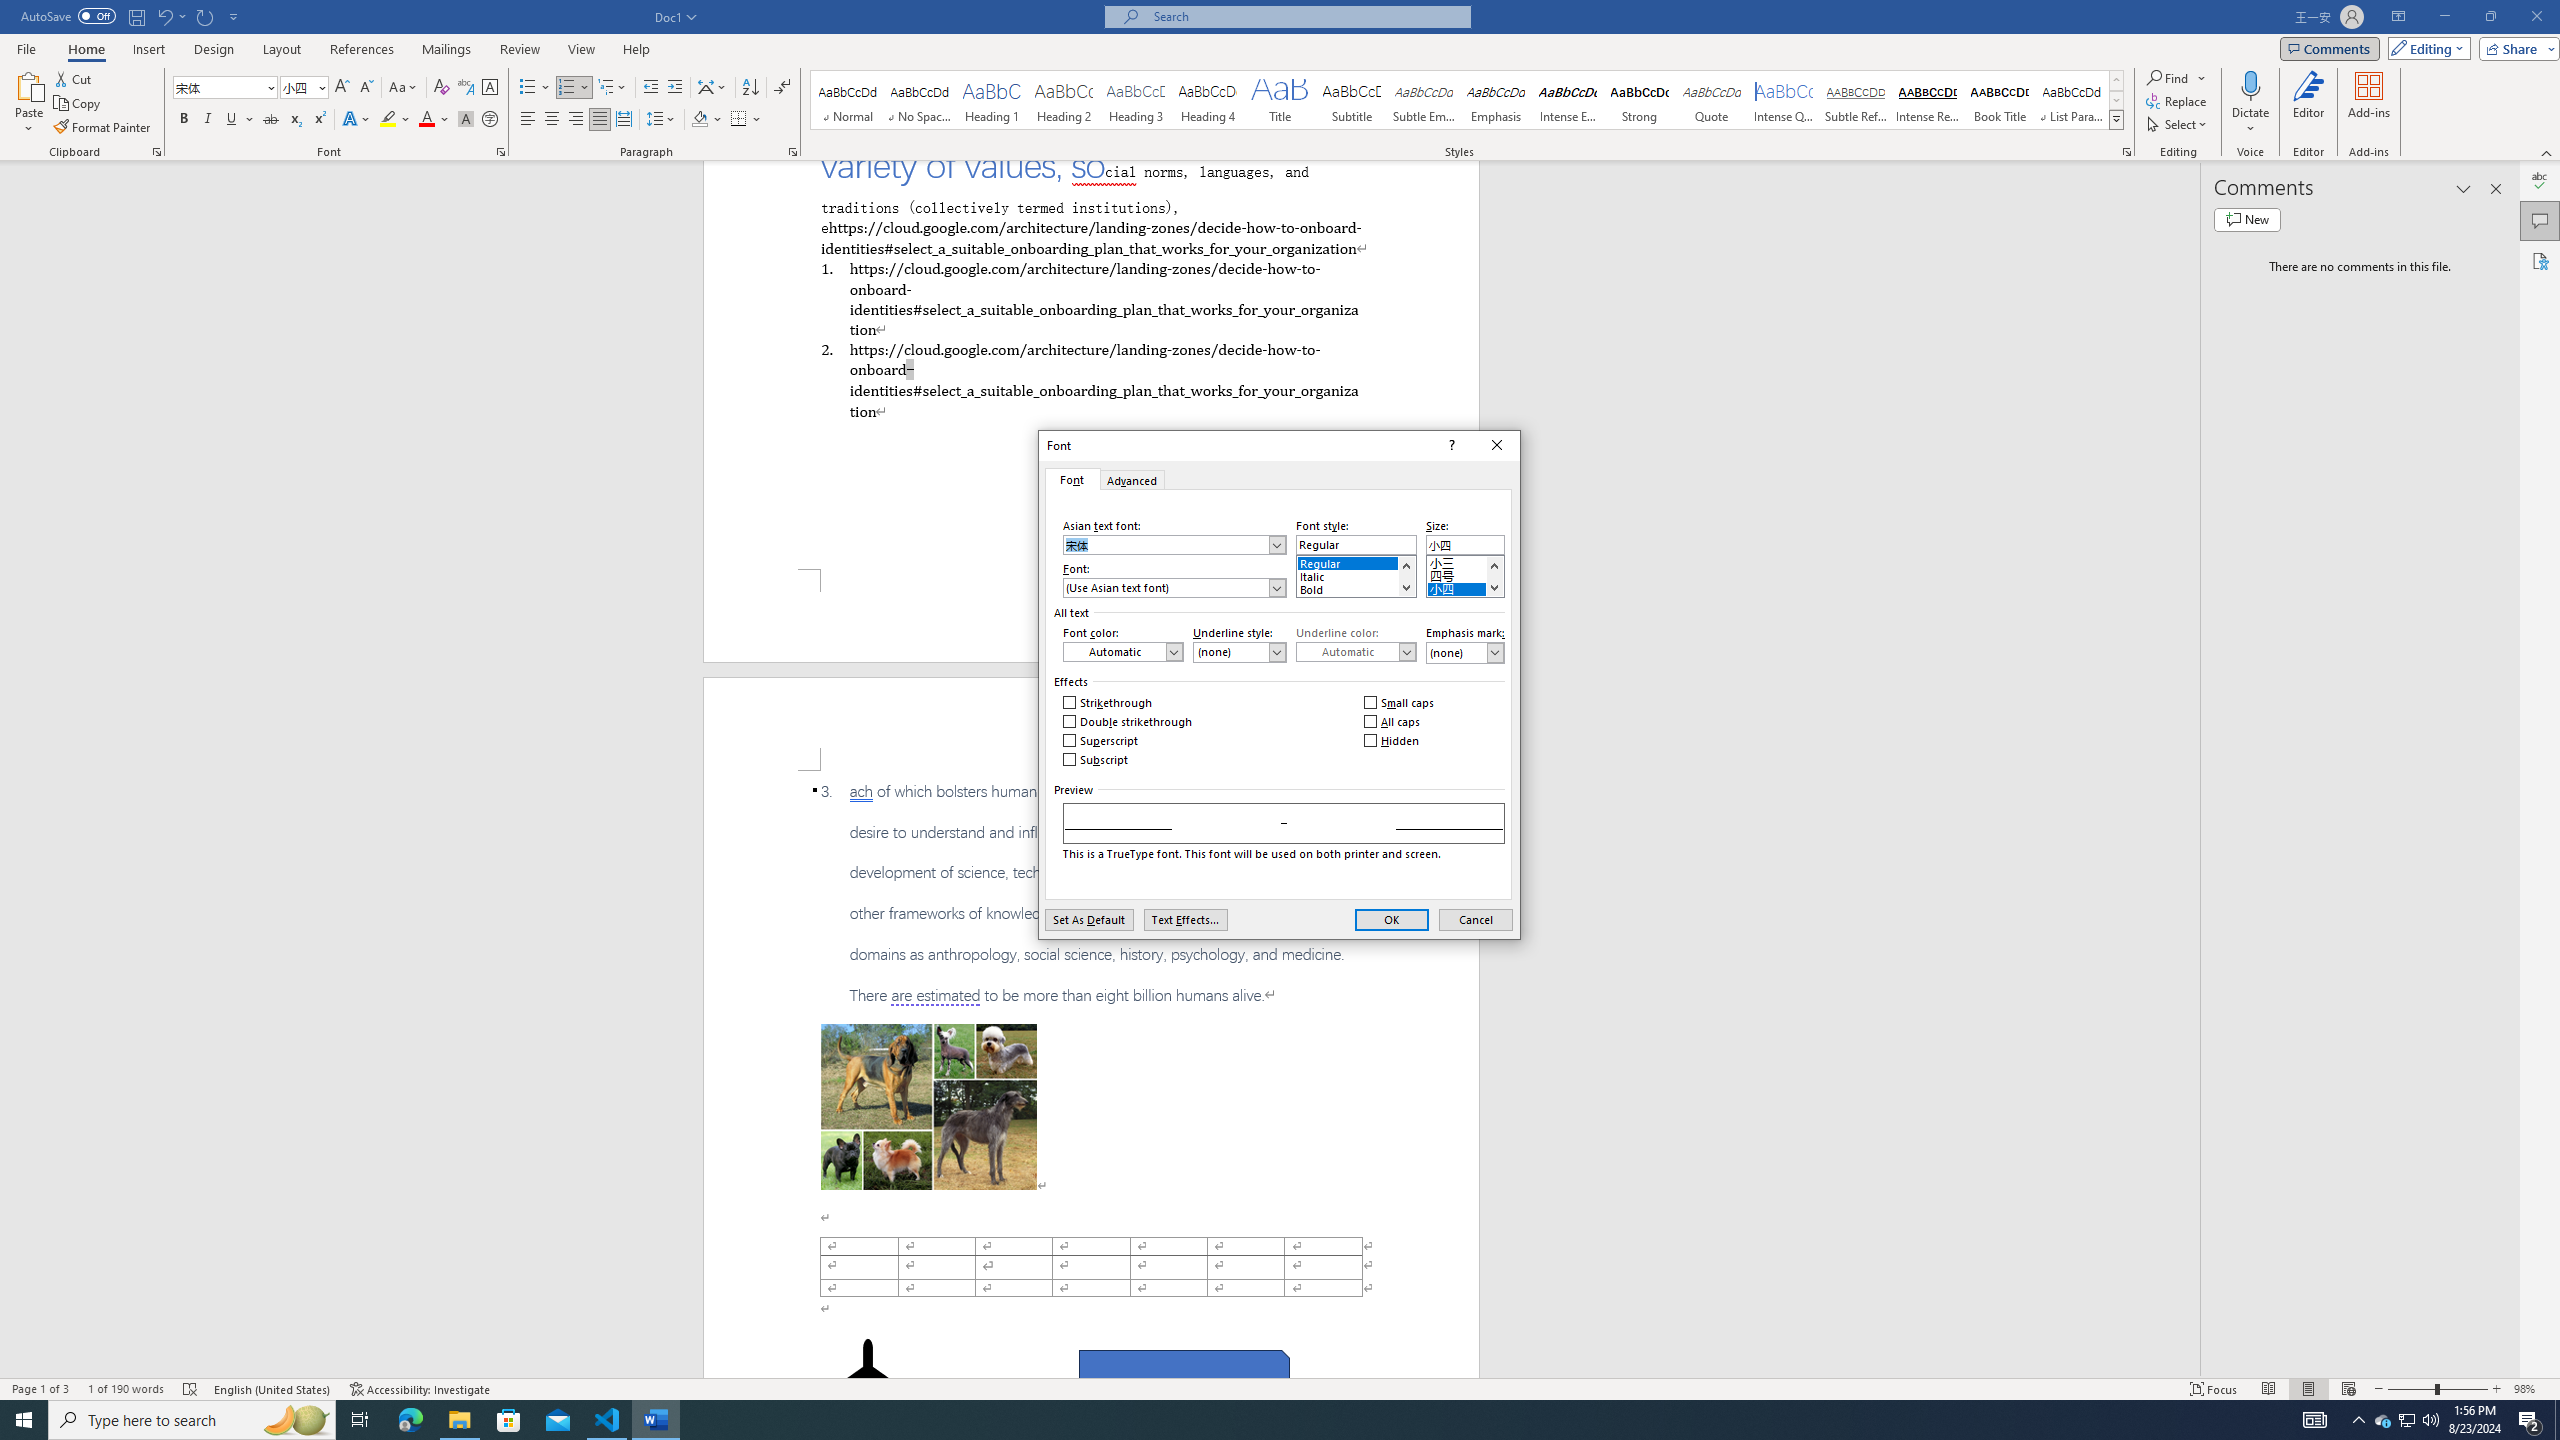 The image size is (2560, 1440). Describe the element at coordinates (395, 118) in the screenshot. I see `'Text Highlight Color'` at that location.